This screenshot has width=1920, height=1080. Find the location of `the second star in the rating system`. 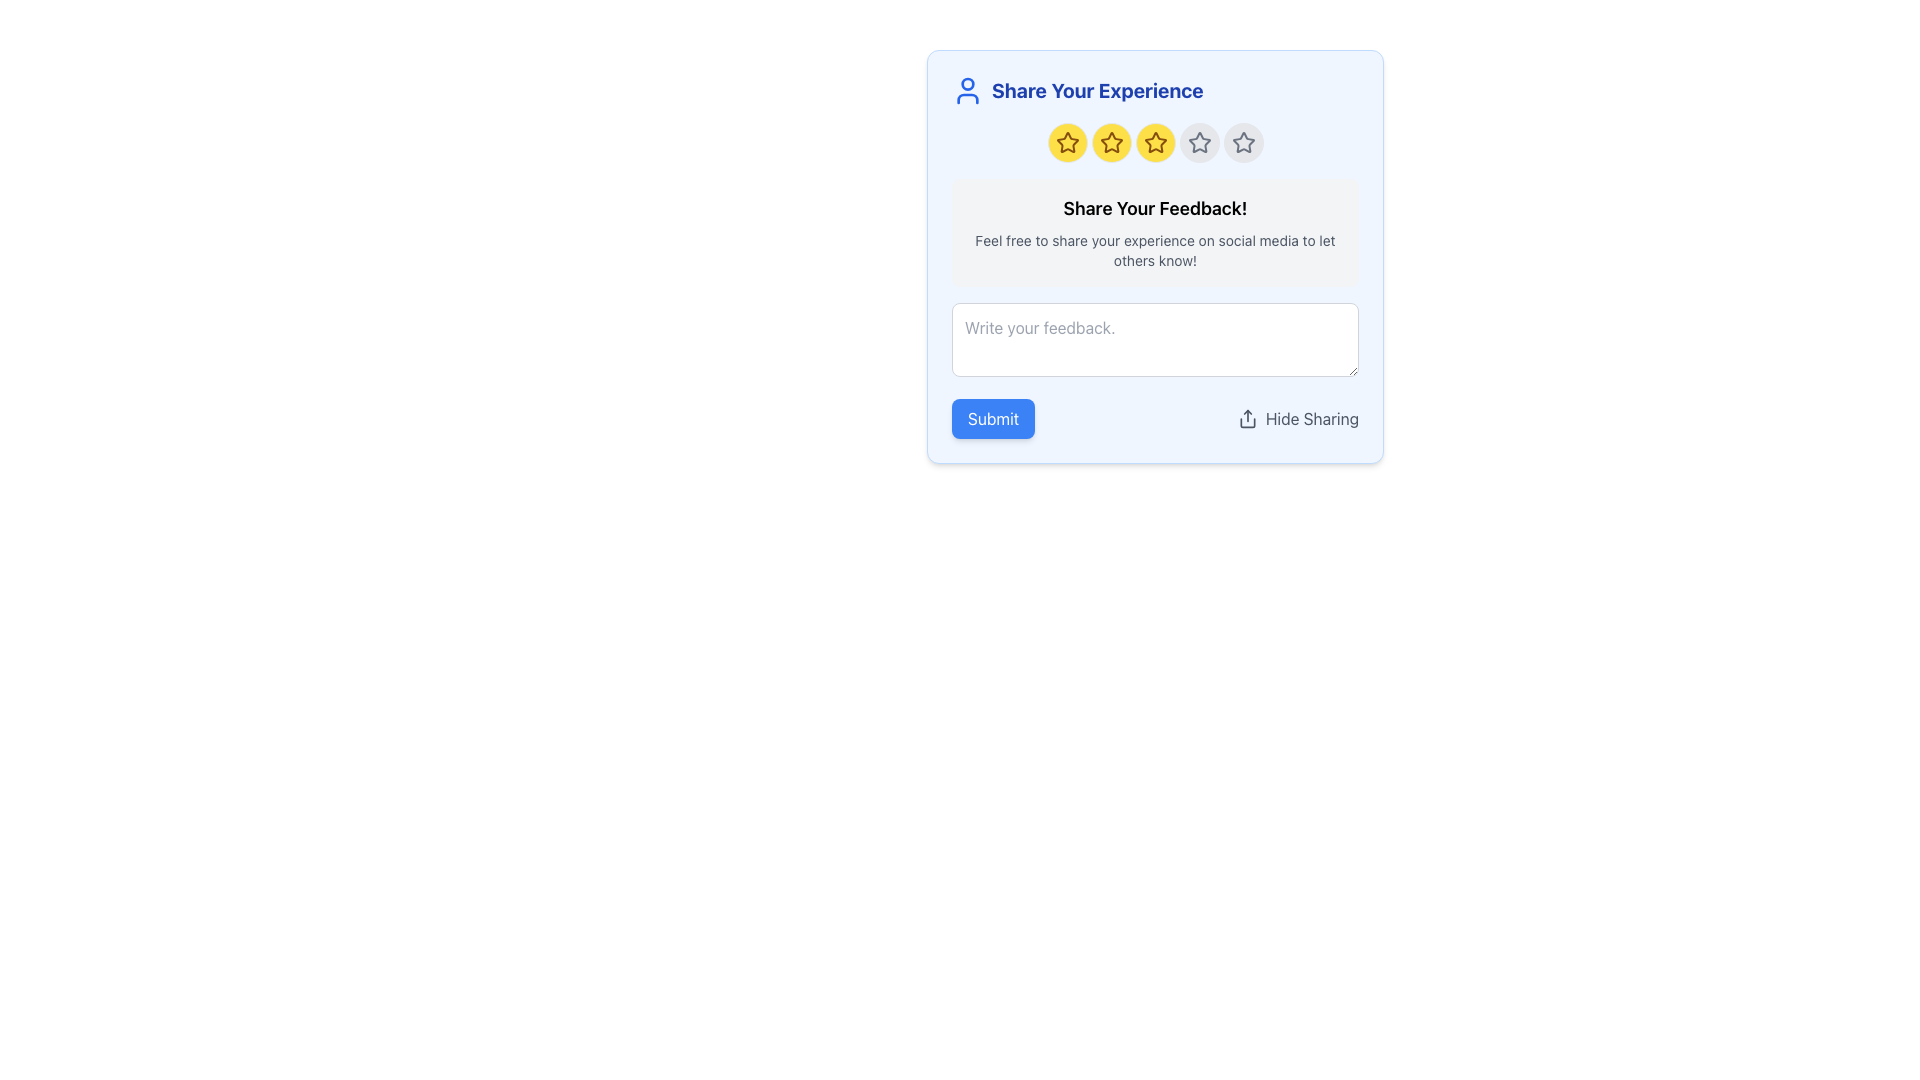

the second star in the rating system is located at coordinates (1110, 141).